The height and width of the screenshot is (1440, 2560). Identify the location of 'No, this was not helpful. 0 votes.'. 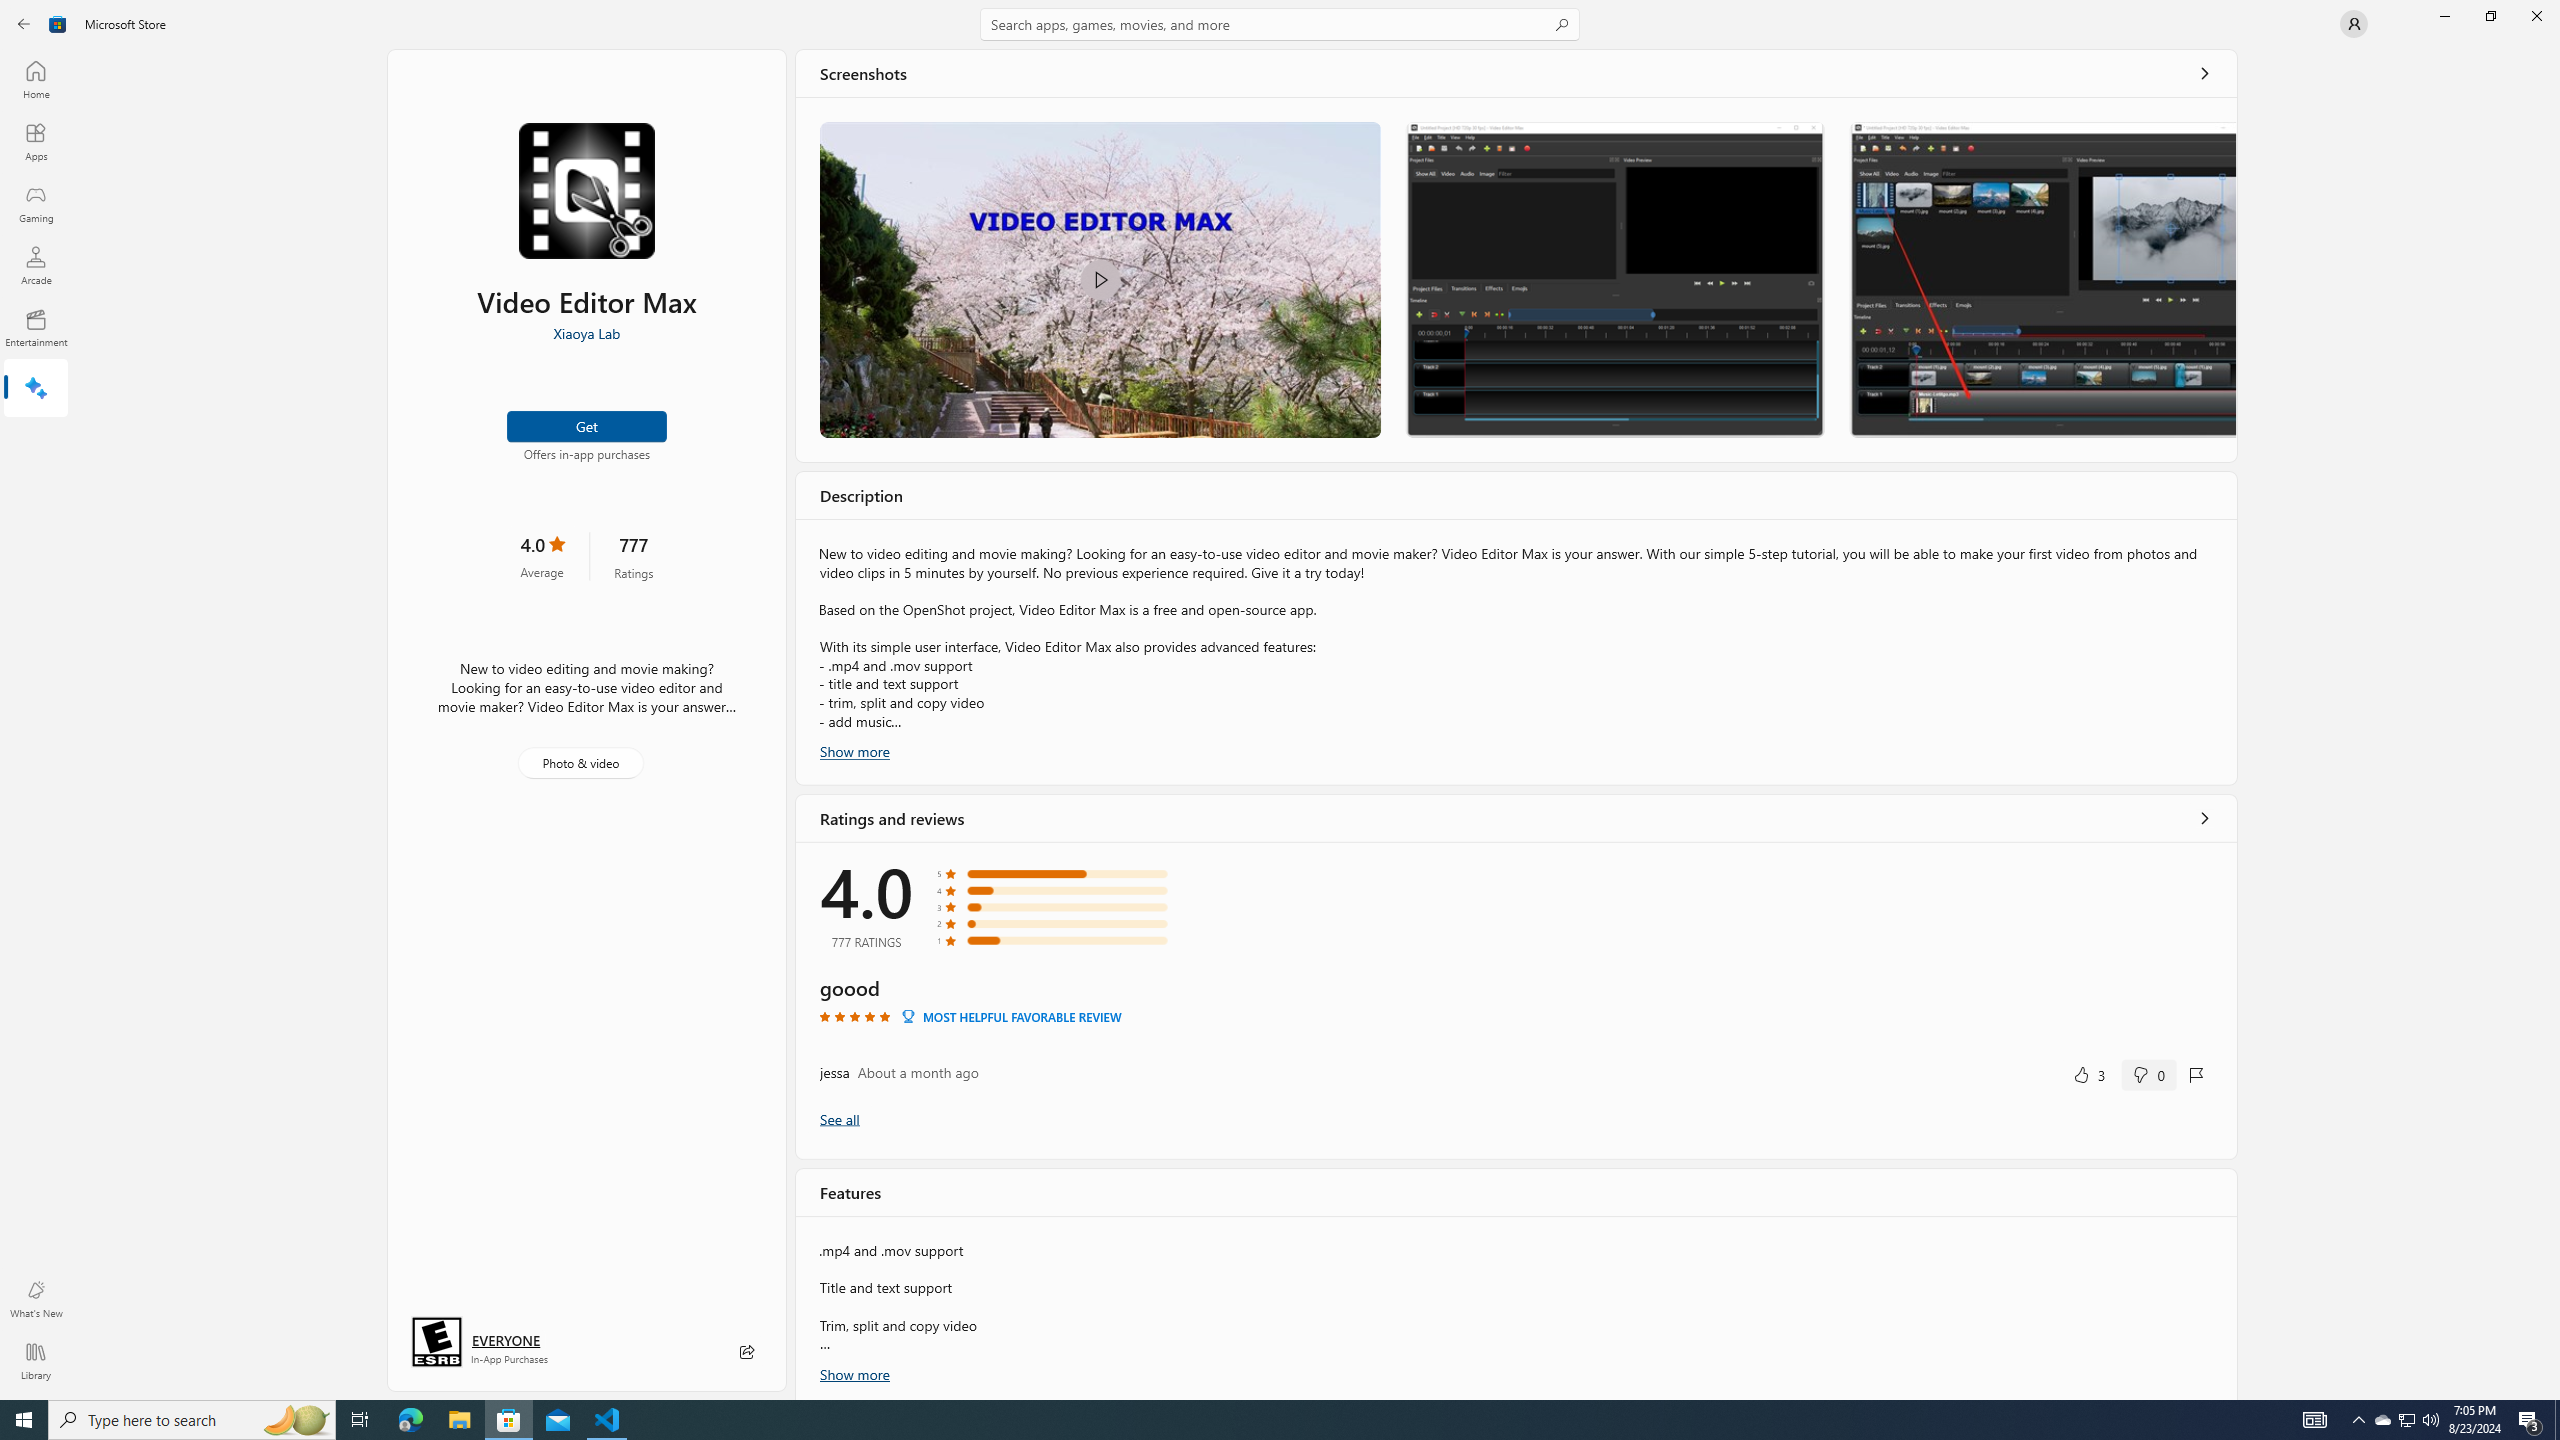
(2148, 1073).